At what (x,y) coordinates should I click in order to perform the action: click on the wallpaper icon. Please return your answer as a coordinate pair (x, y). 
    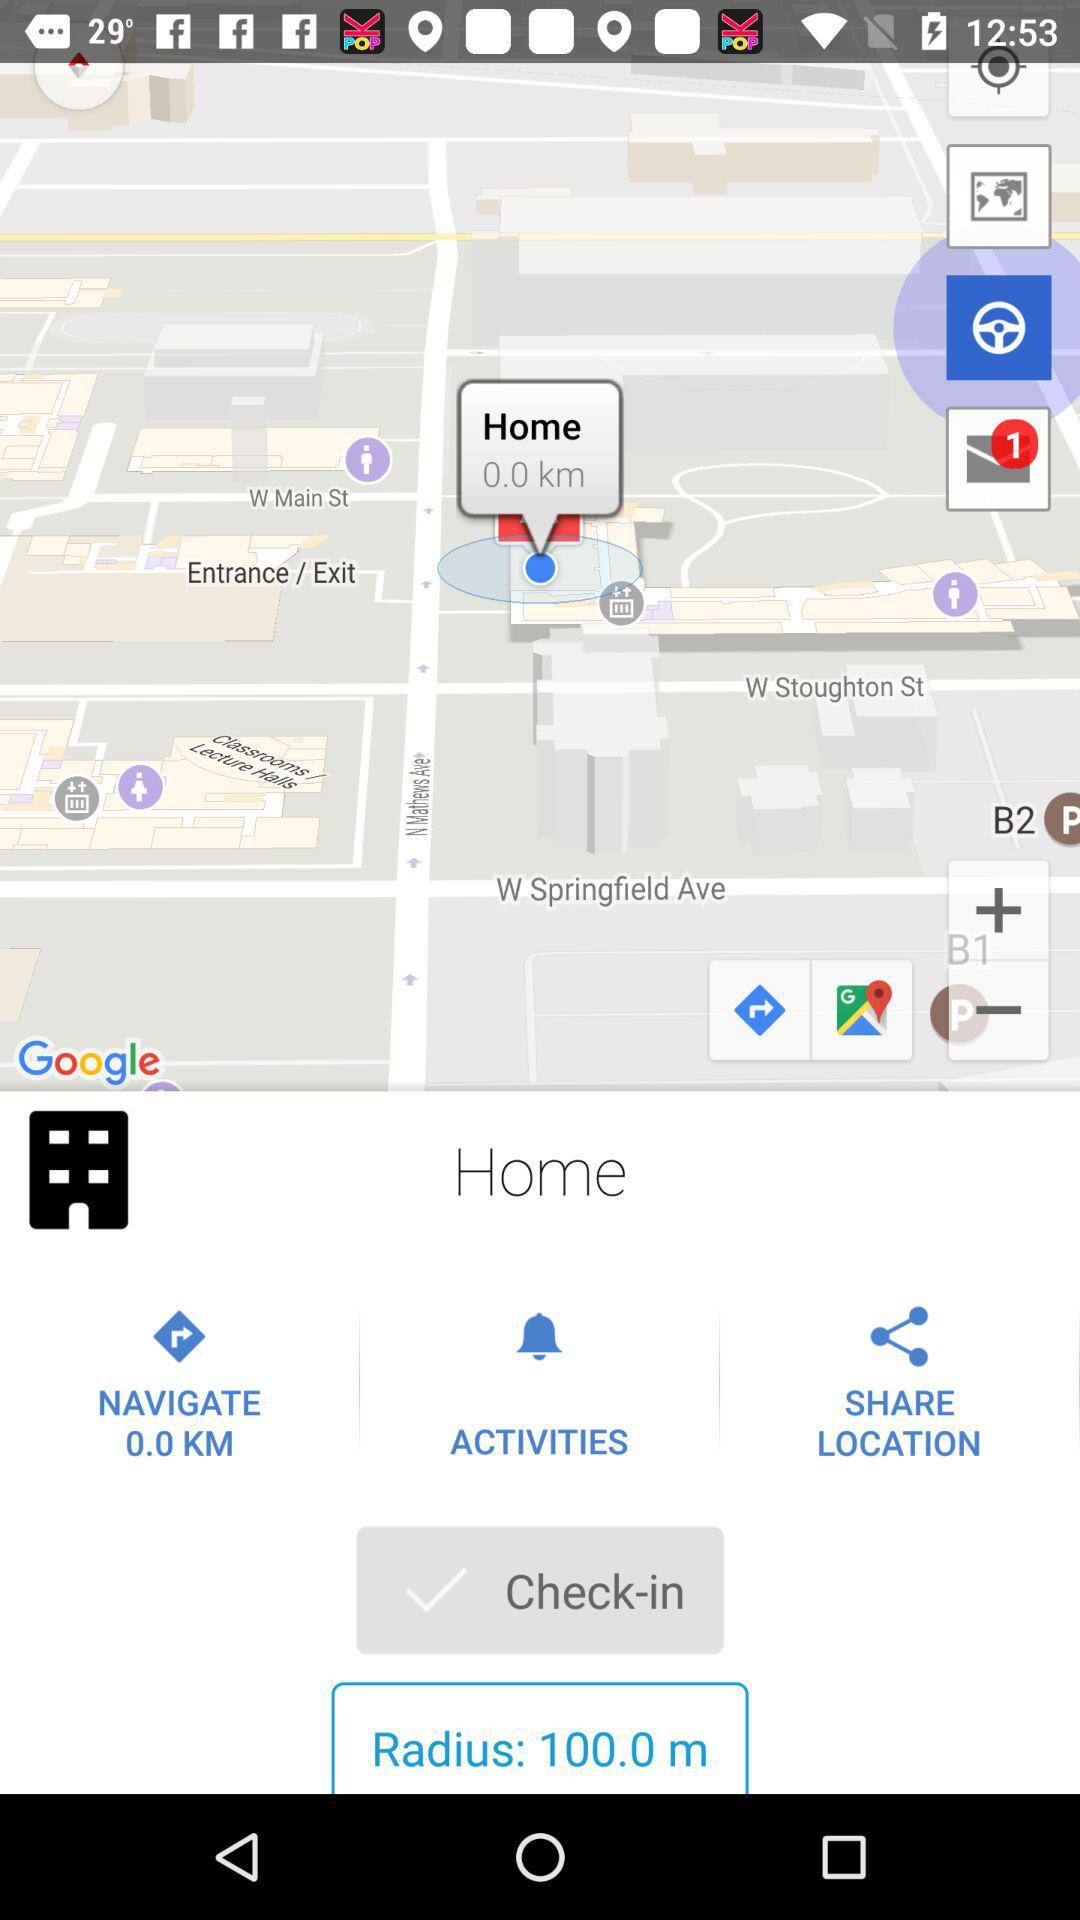
    Looking at the image, I should click on (999, 196).